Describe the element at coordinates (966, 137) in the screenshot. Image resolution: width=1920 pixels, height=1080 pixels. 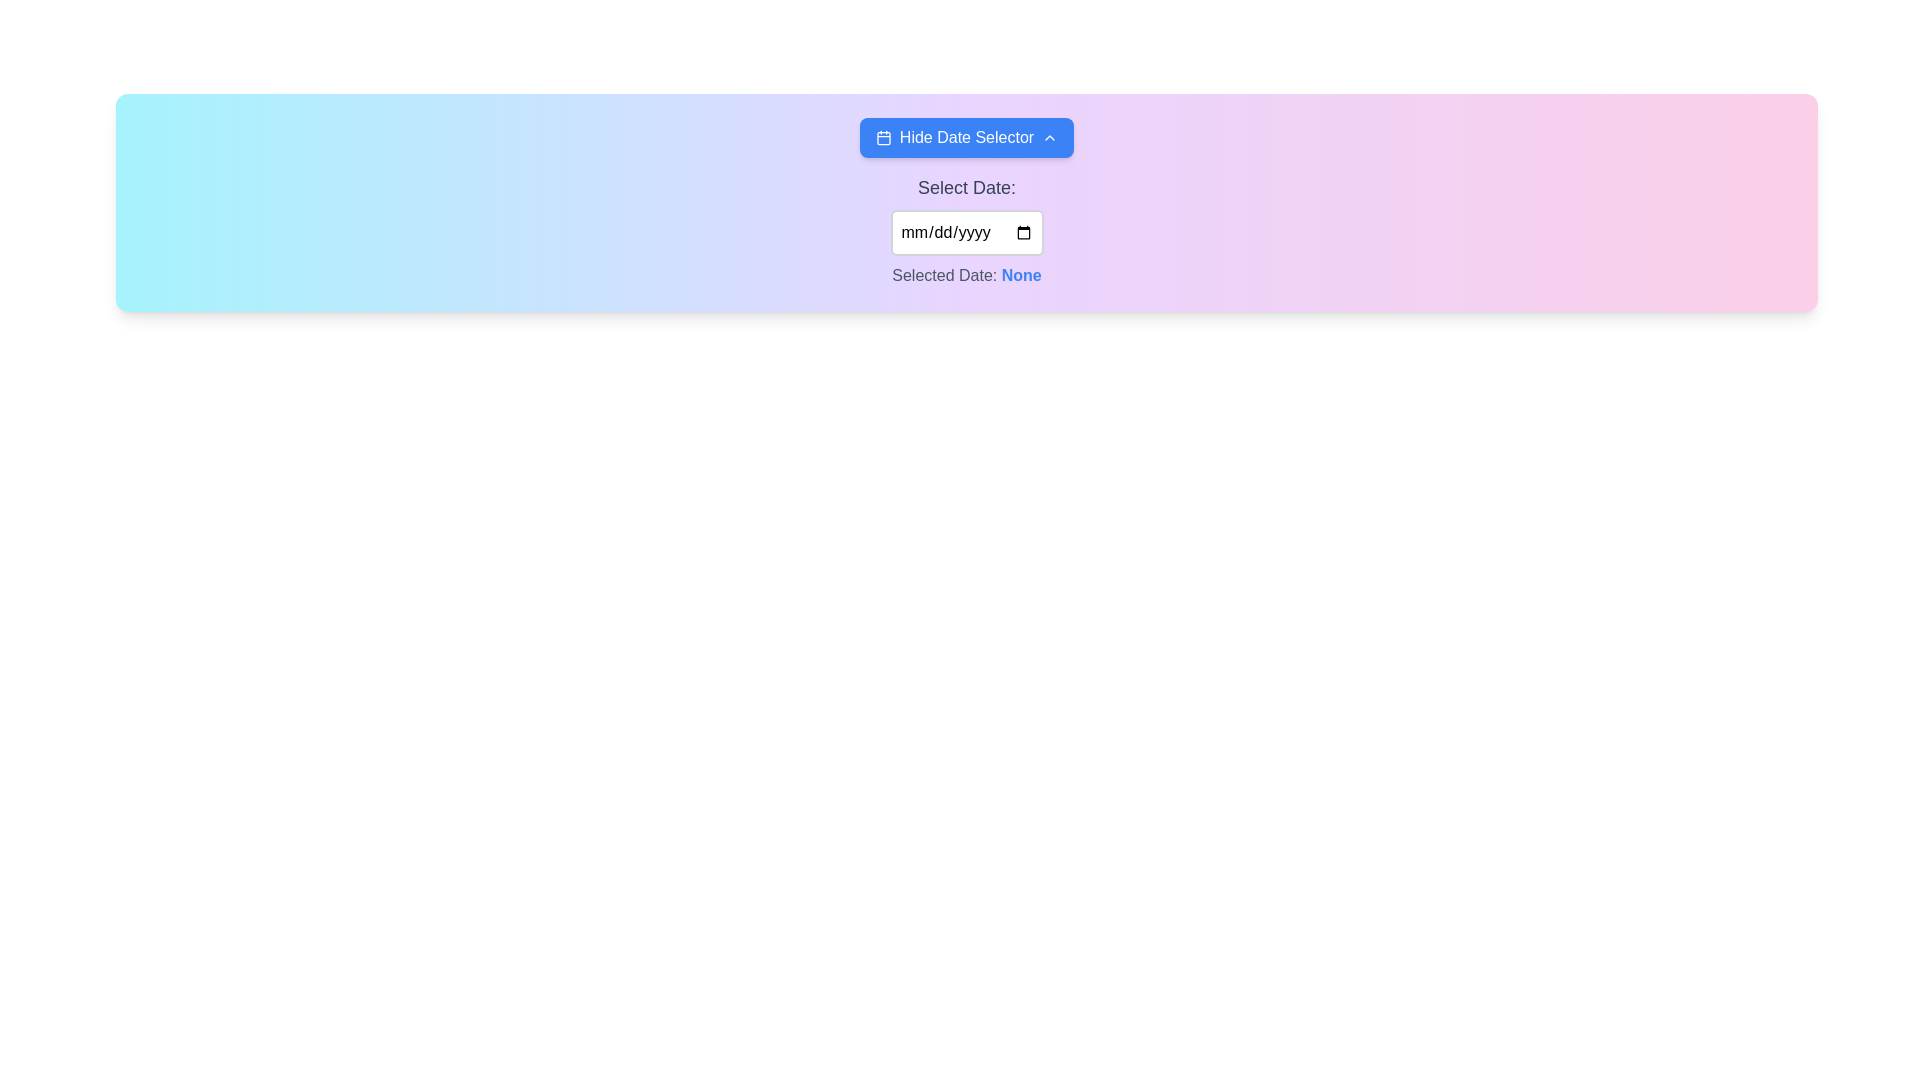
I see `text label that indicates the action of hiding the date selector, located in the central upper section of the interface within a button` at that location.